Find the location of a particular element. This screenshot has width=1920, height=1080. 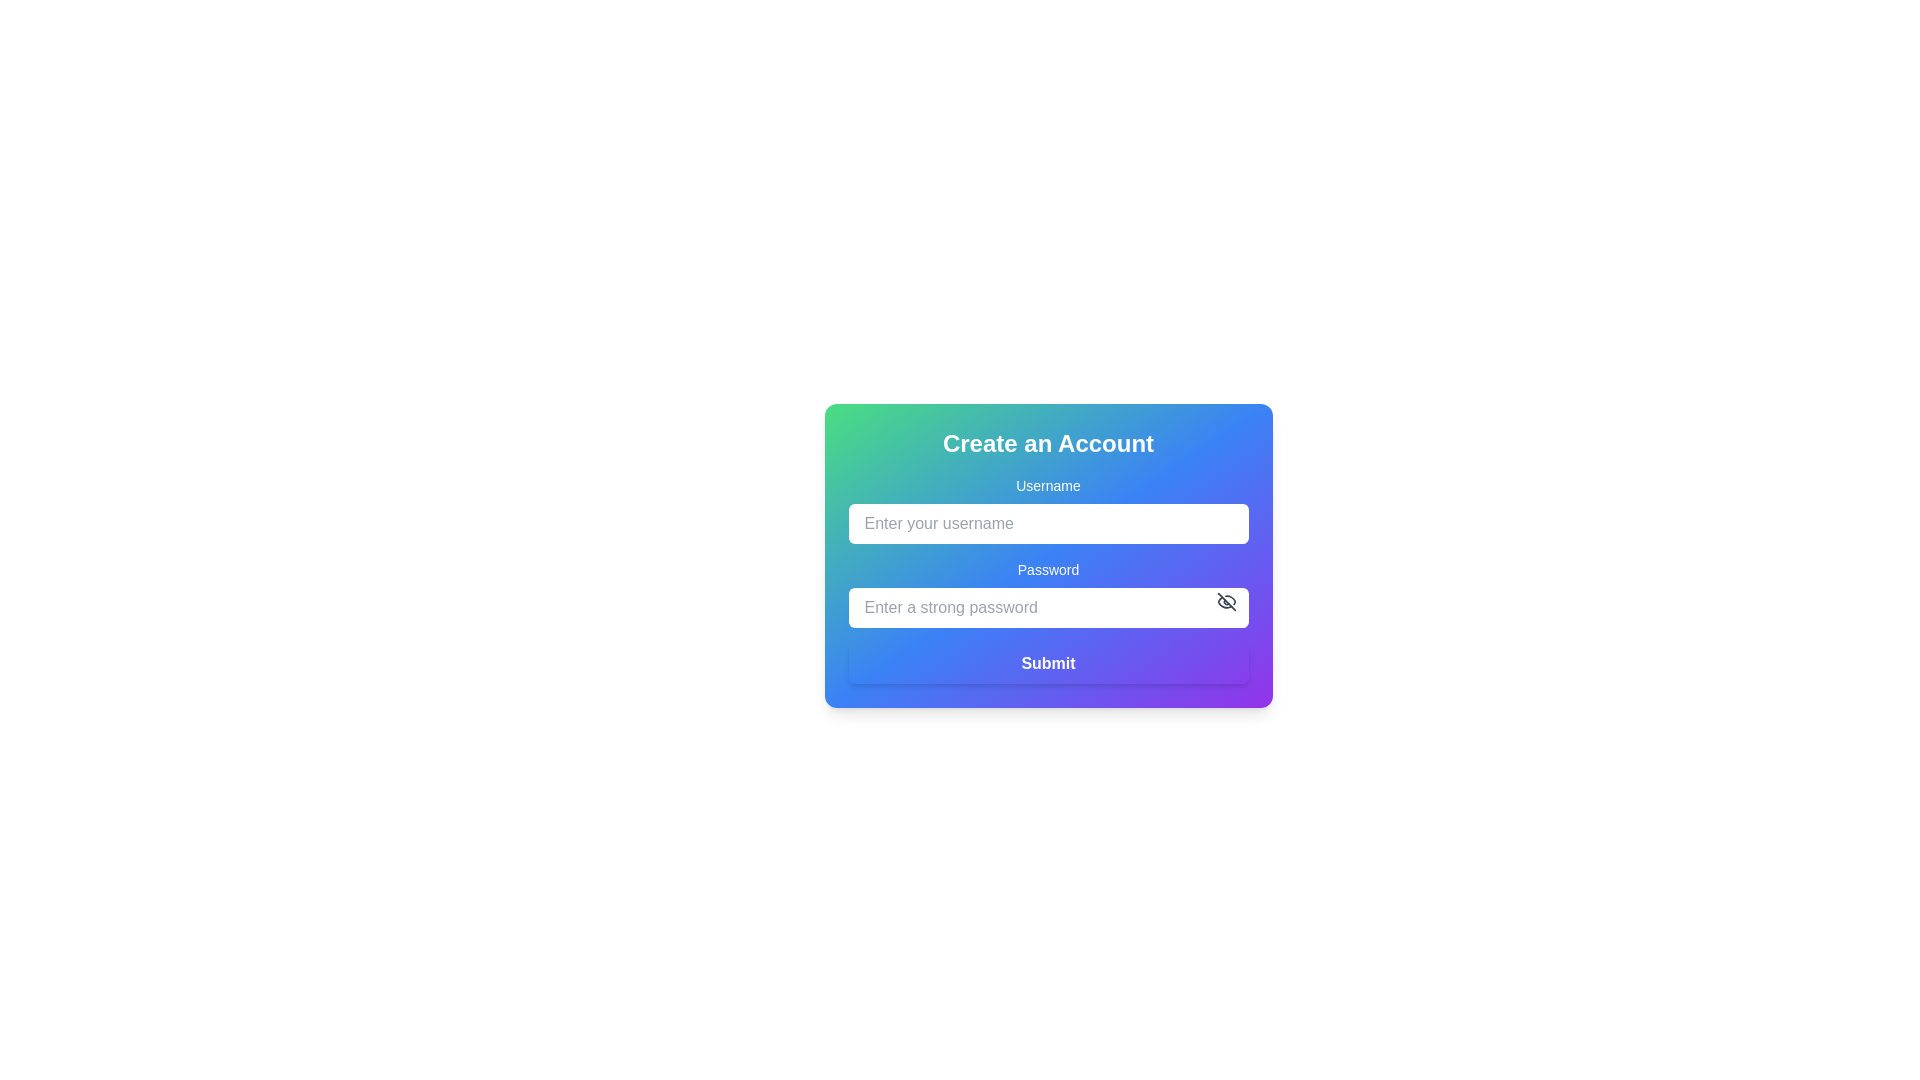

the password input field to focus within it, which is the second input field in the vertical stack following the Username field is located at coordinates (1047, 593).